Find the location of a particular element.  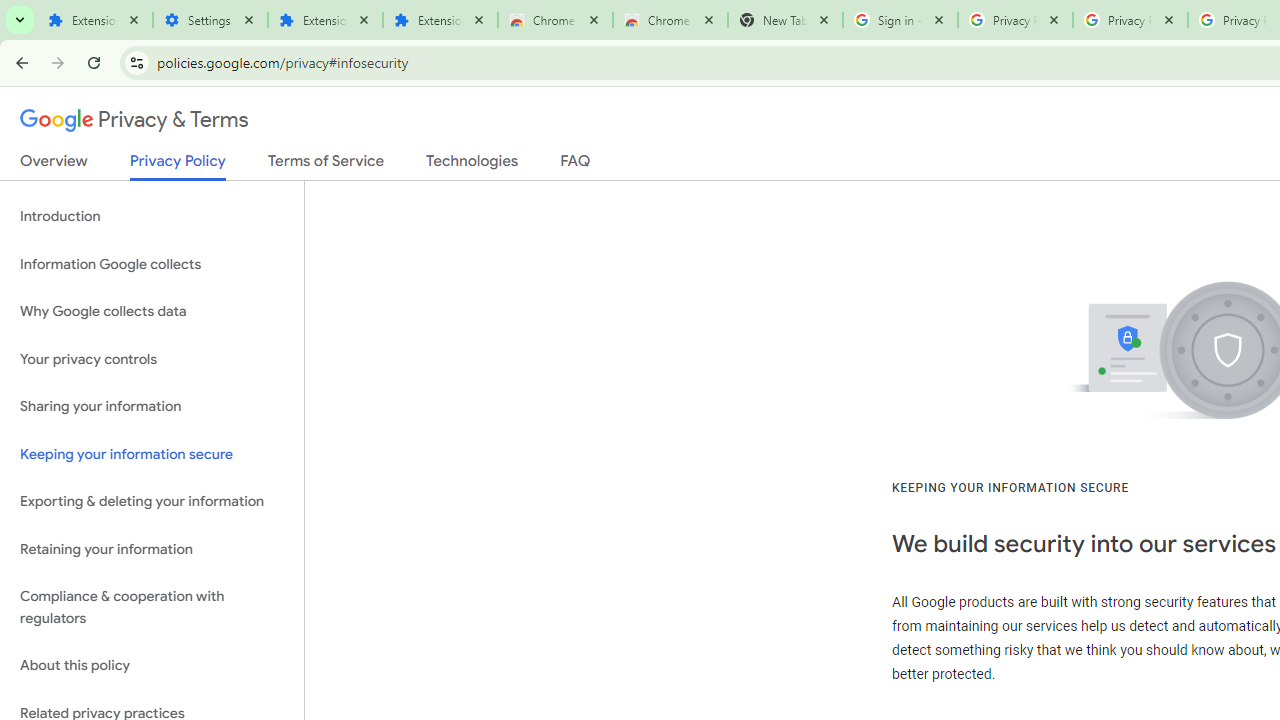

'Keeping your information secure' is located at coordinates (151, 454).